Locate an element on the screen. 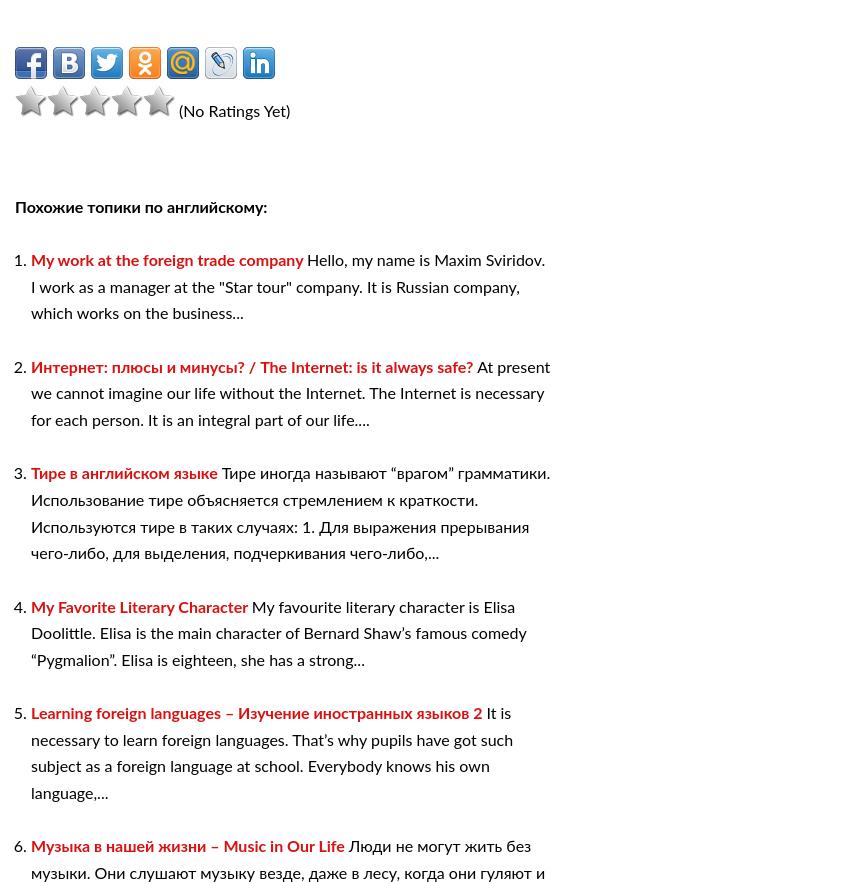 The height and width of the screenshot is (882, 850). 'At present we cannot imagine our life without the Internet. The Internet is necessary for each person. It is an integral part of our life....' is located at coordinates (30, 393).